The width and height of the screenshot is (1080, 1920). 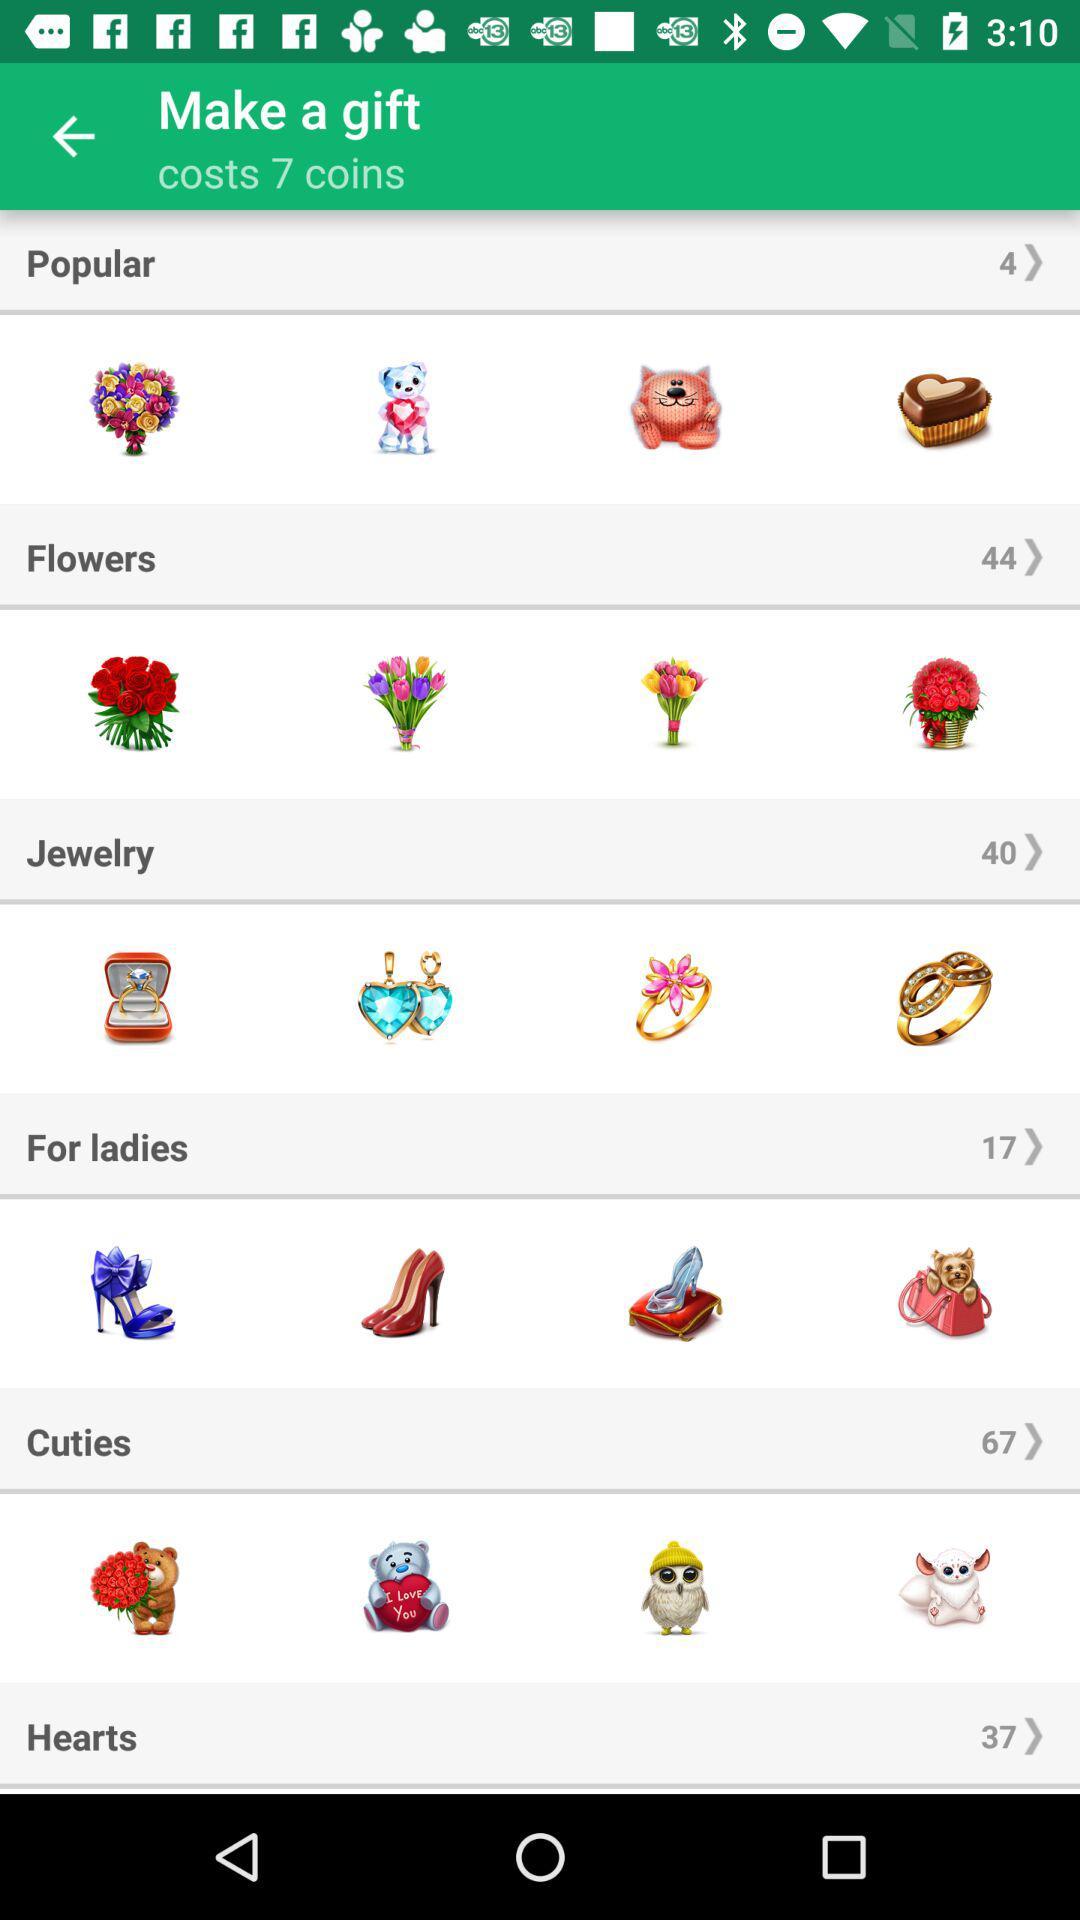 What do you see at coordinates (80, 1735) in the screenshot?
I see `the hearts icon` at bounding box center [80, 1735].